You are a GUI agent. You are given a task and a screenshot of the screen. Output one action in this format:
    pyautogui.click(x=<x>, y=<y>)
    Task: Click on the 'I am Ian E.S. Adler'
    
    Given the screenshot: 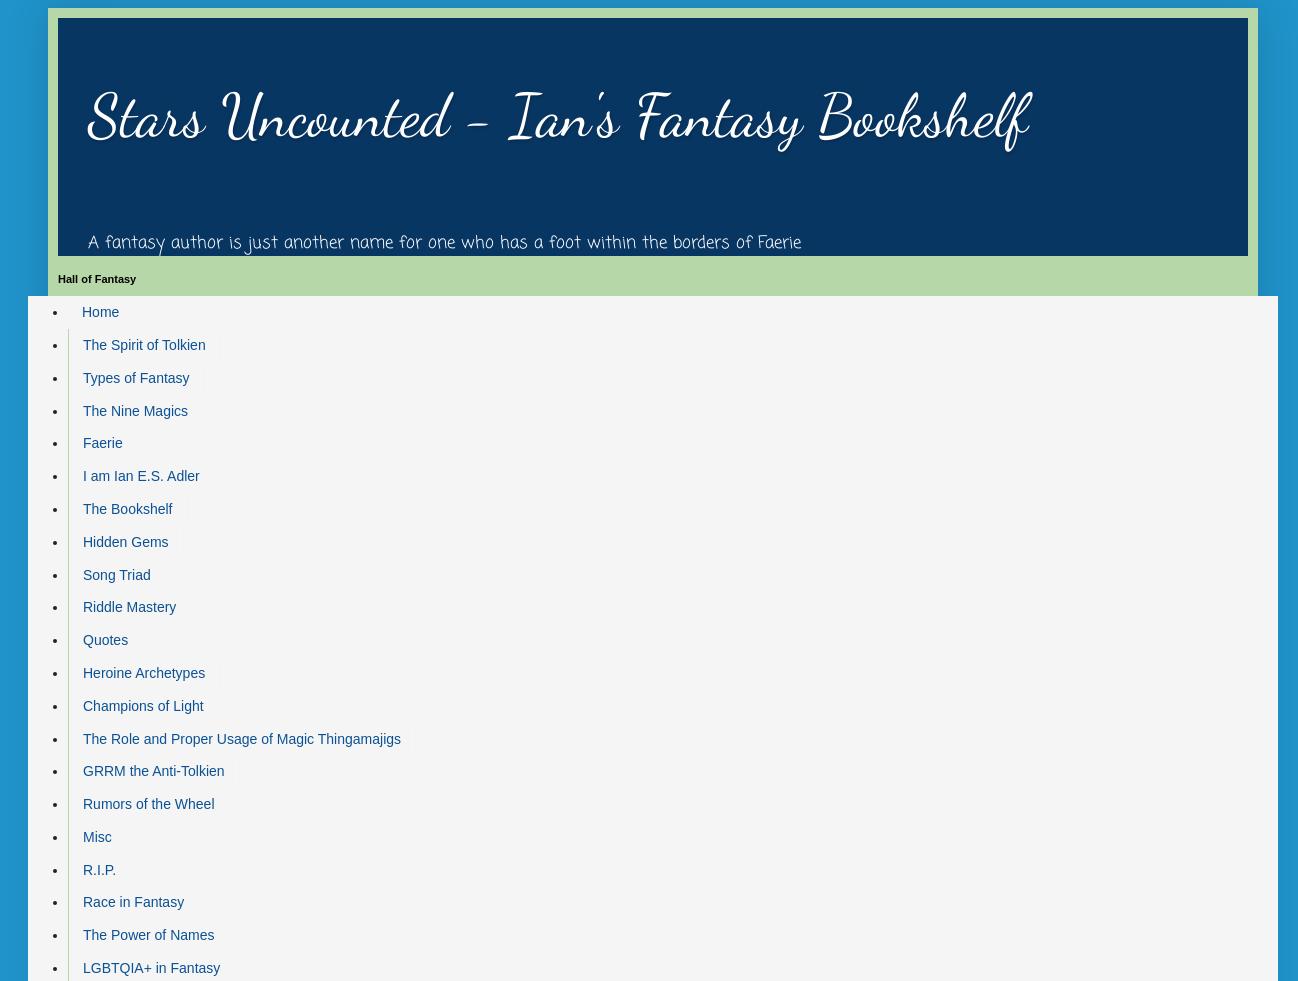 What is the action you would take?
    pyautogui.click(x=139, y=474)
    